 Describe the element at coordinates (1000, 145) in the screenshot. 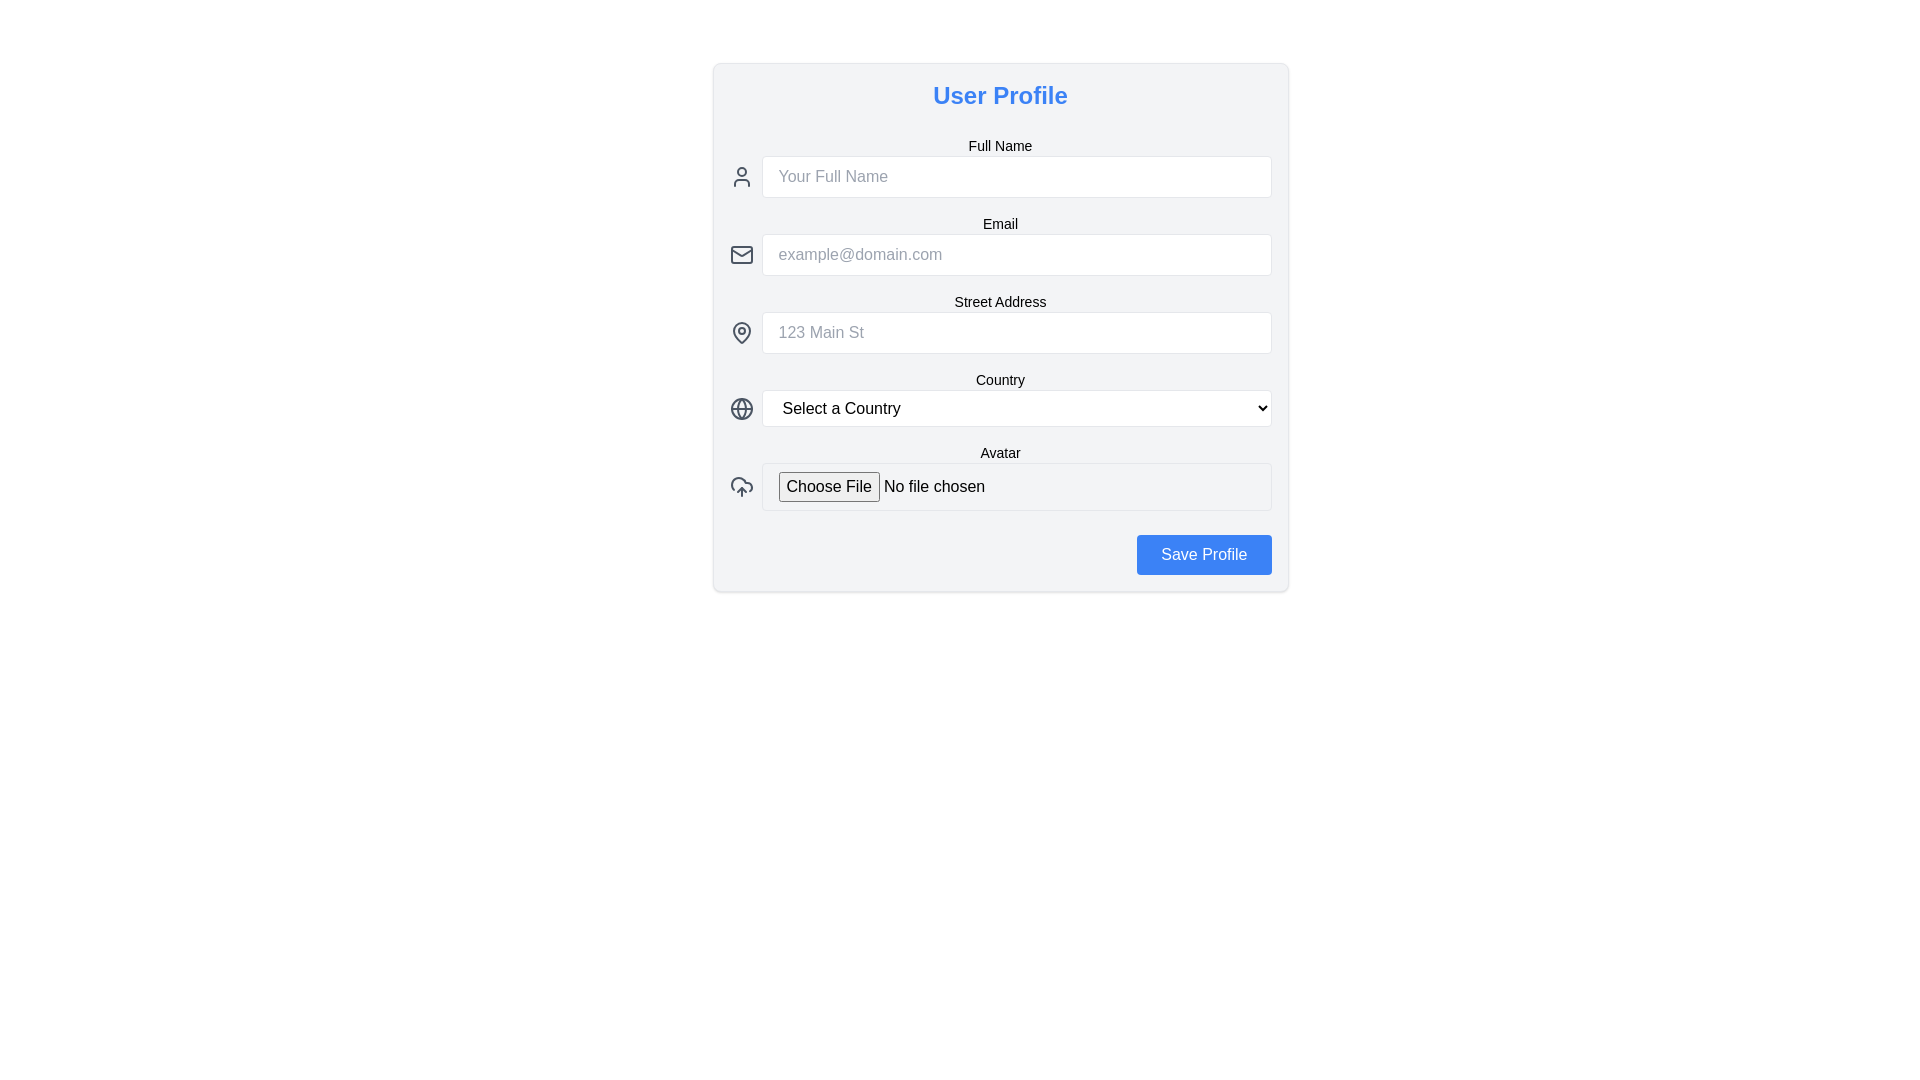

I see `the 'Full Name' text label, which is a medium-weight, small-sized sans-serif font positioned above the input field for entering the user's full name in the top-left region of the form` at that location.